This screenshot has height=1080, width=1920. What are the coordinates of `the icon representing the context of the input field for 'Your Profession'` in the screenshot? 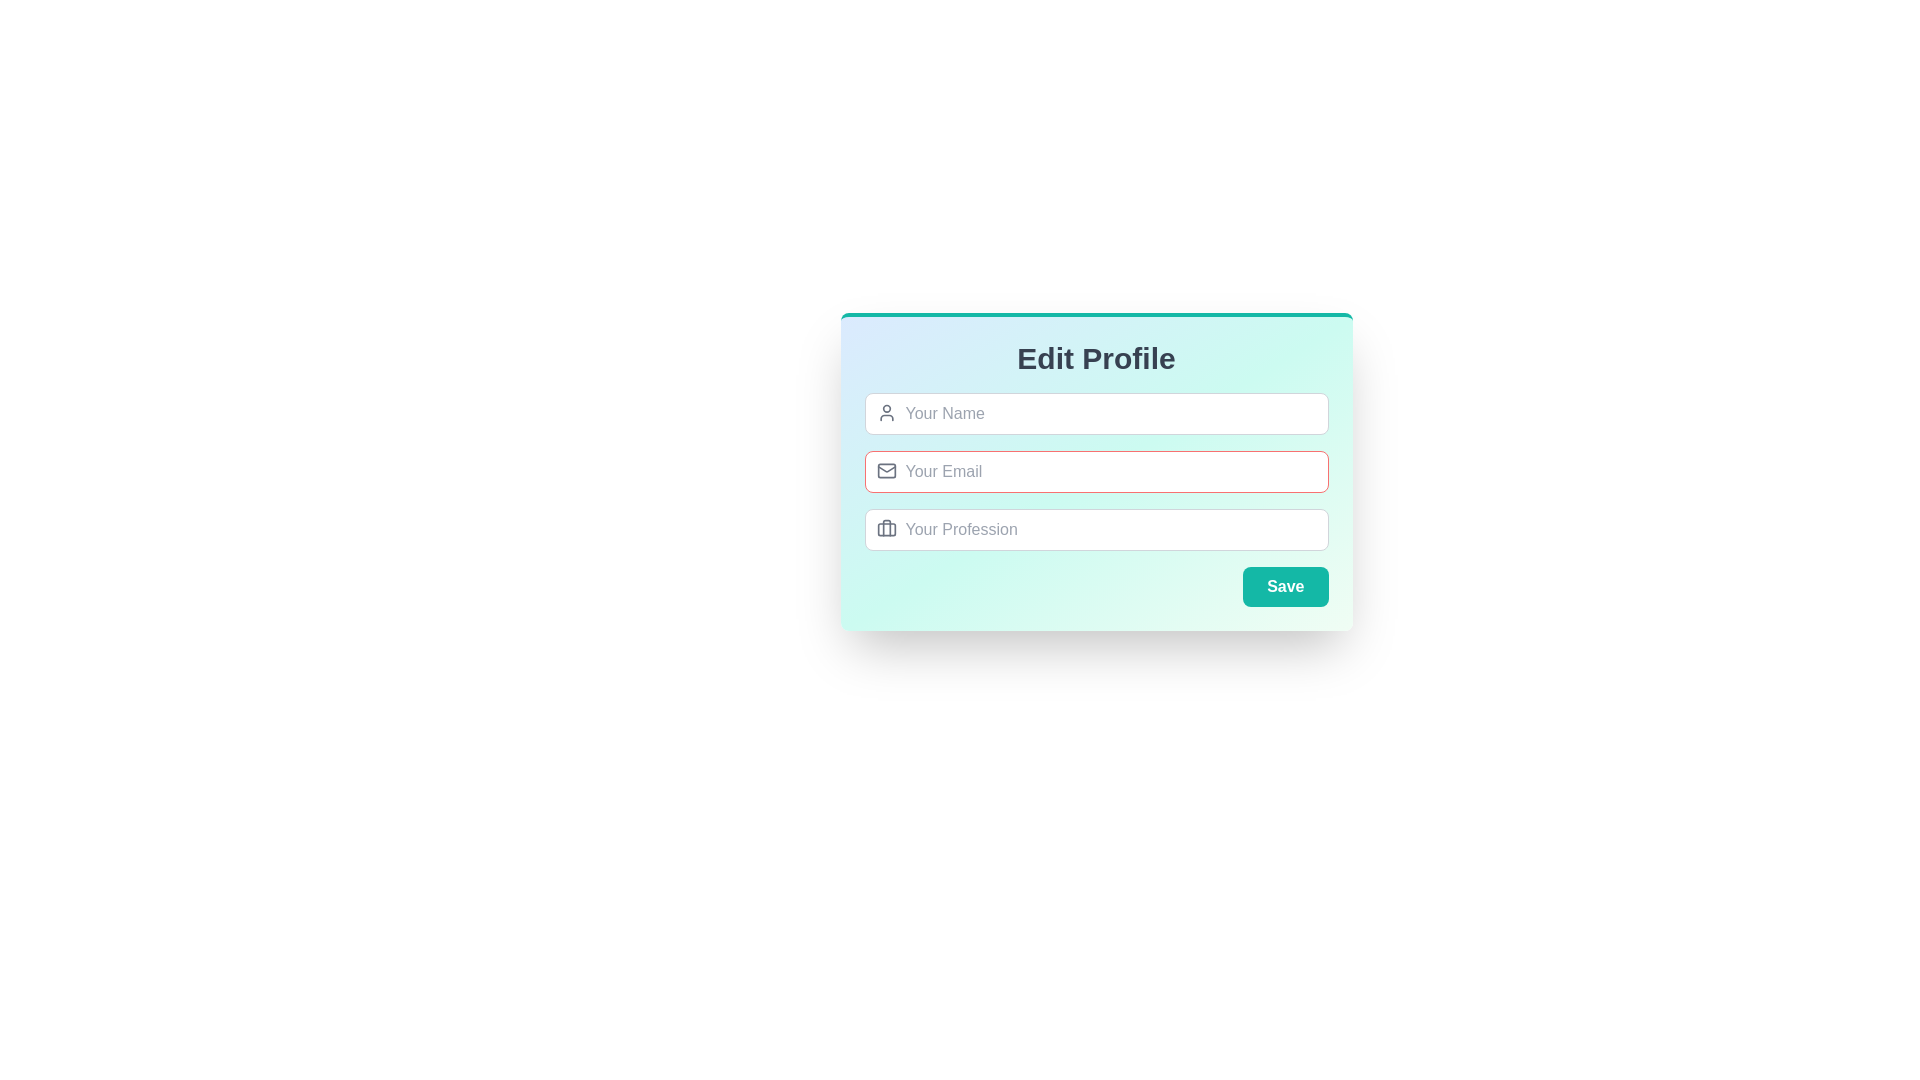 It's located at (885, 527).